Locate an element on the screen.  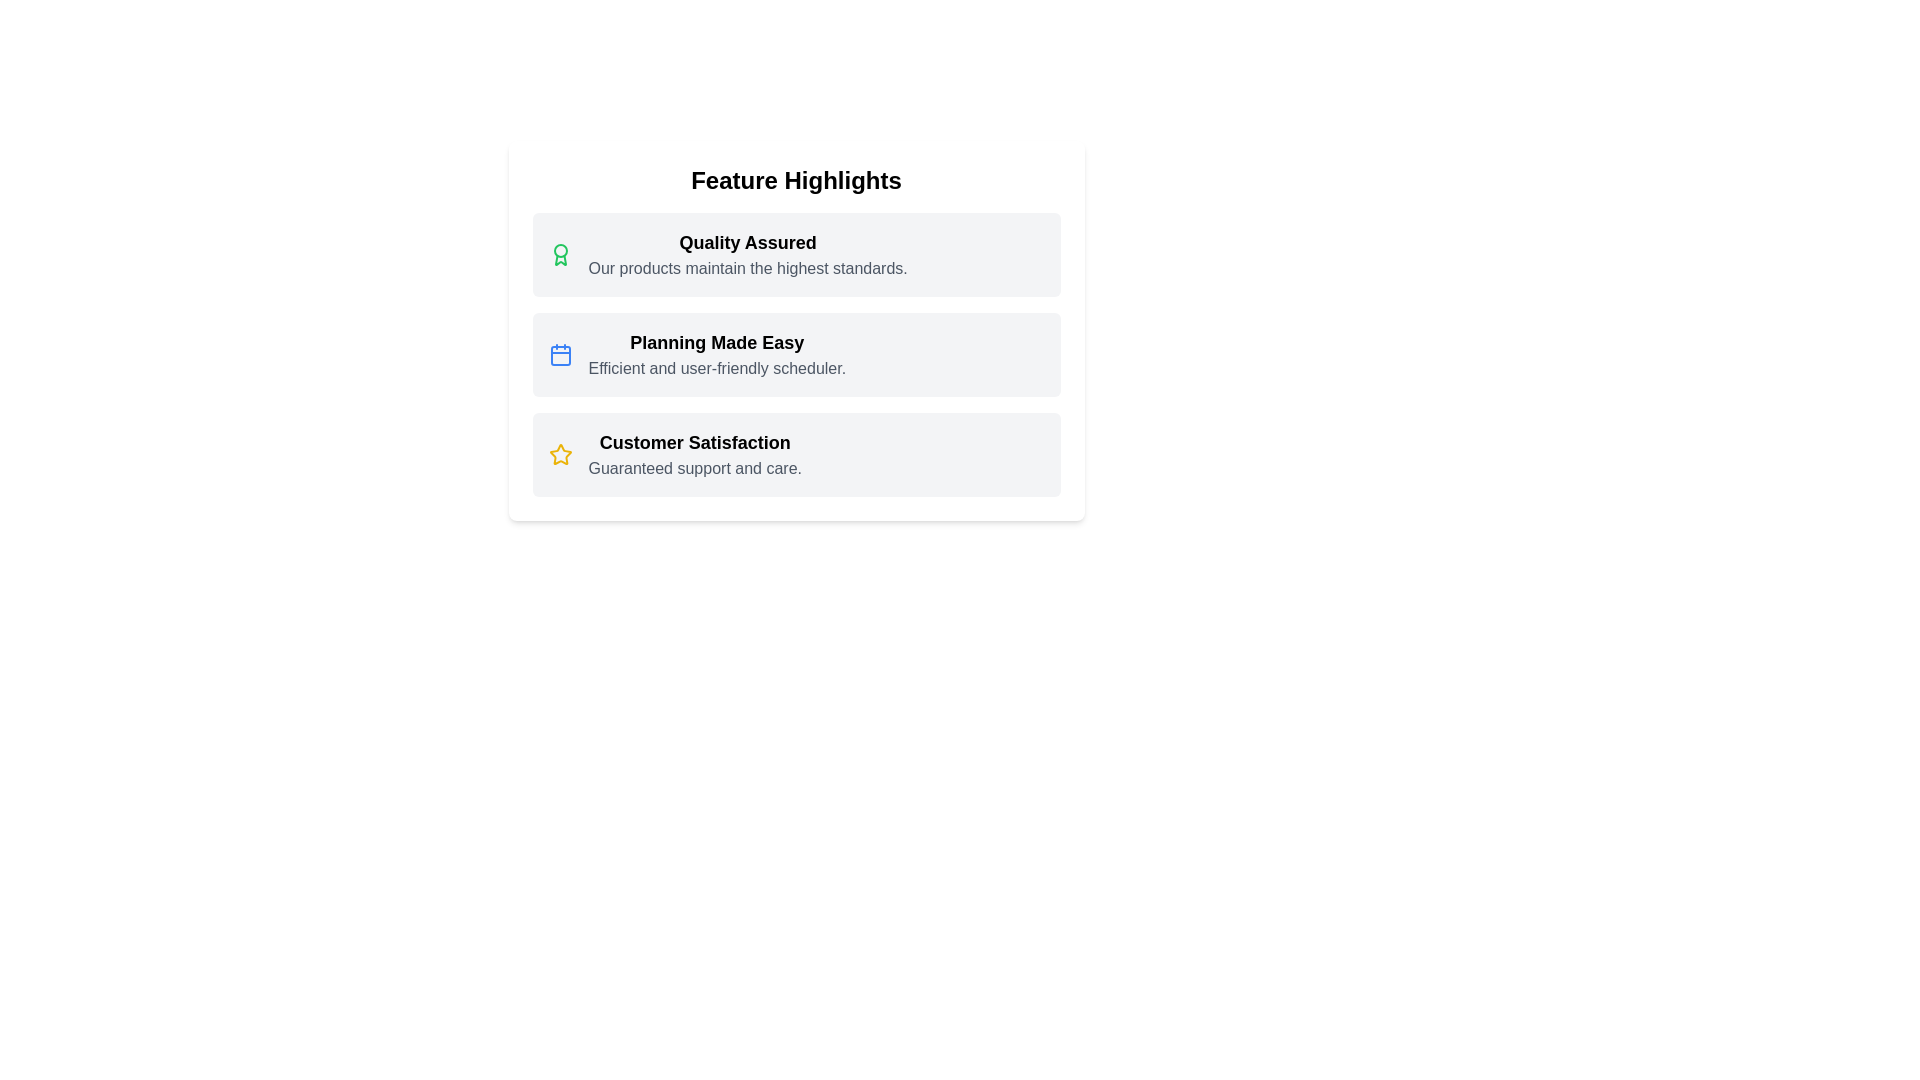
the Information card displaying 'Quality Assured' with a green badge icon on the left, located at the top of the 'Feature Highlights' list is located at coordinates (795, 253).